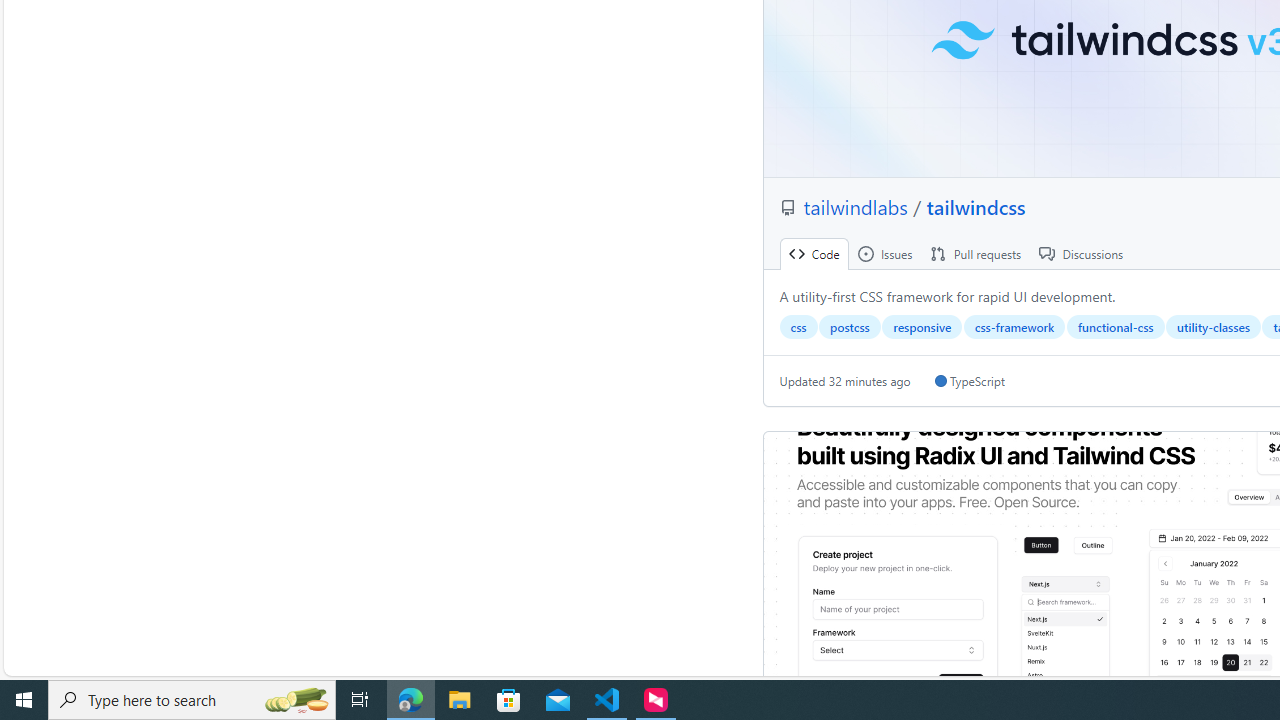  I want to click on 'postcss', so click(849, 326).